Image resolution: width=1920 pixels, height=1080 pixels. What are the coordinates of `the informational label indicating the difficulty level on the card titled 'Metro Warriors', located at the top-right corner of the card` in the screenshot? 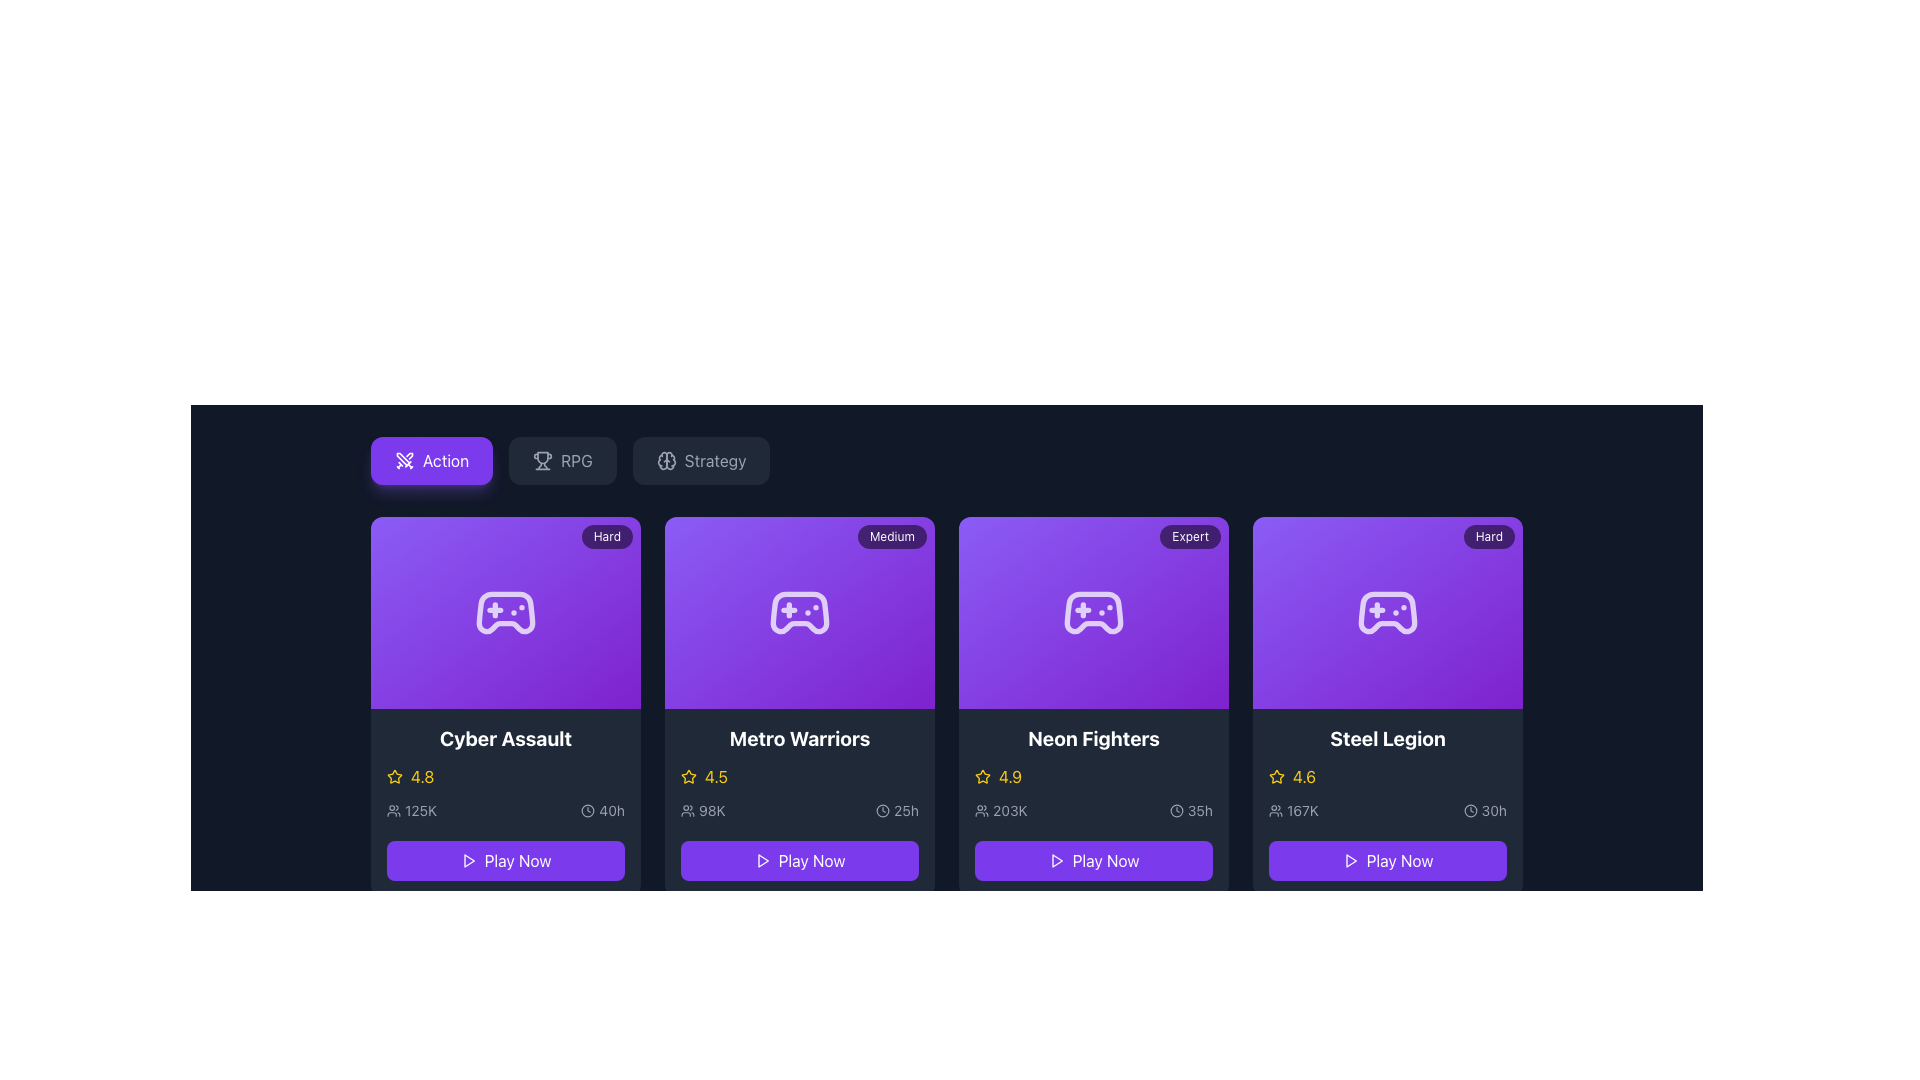 It's located at (891, 535).